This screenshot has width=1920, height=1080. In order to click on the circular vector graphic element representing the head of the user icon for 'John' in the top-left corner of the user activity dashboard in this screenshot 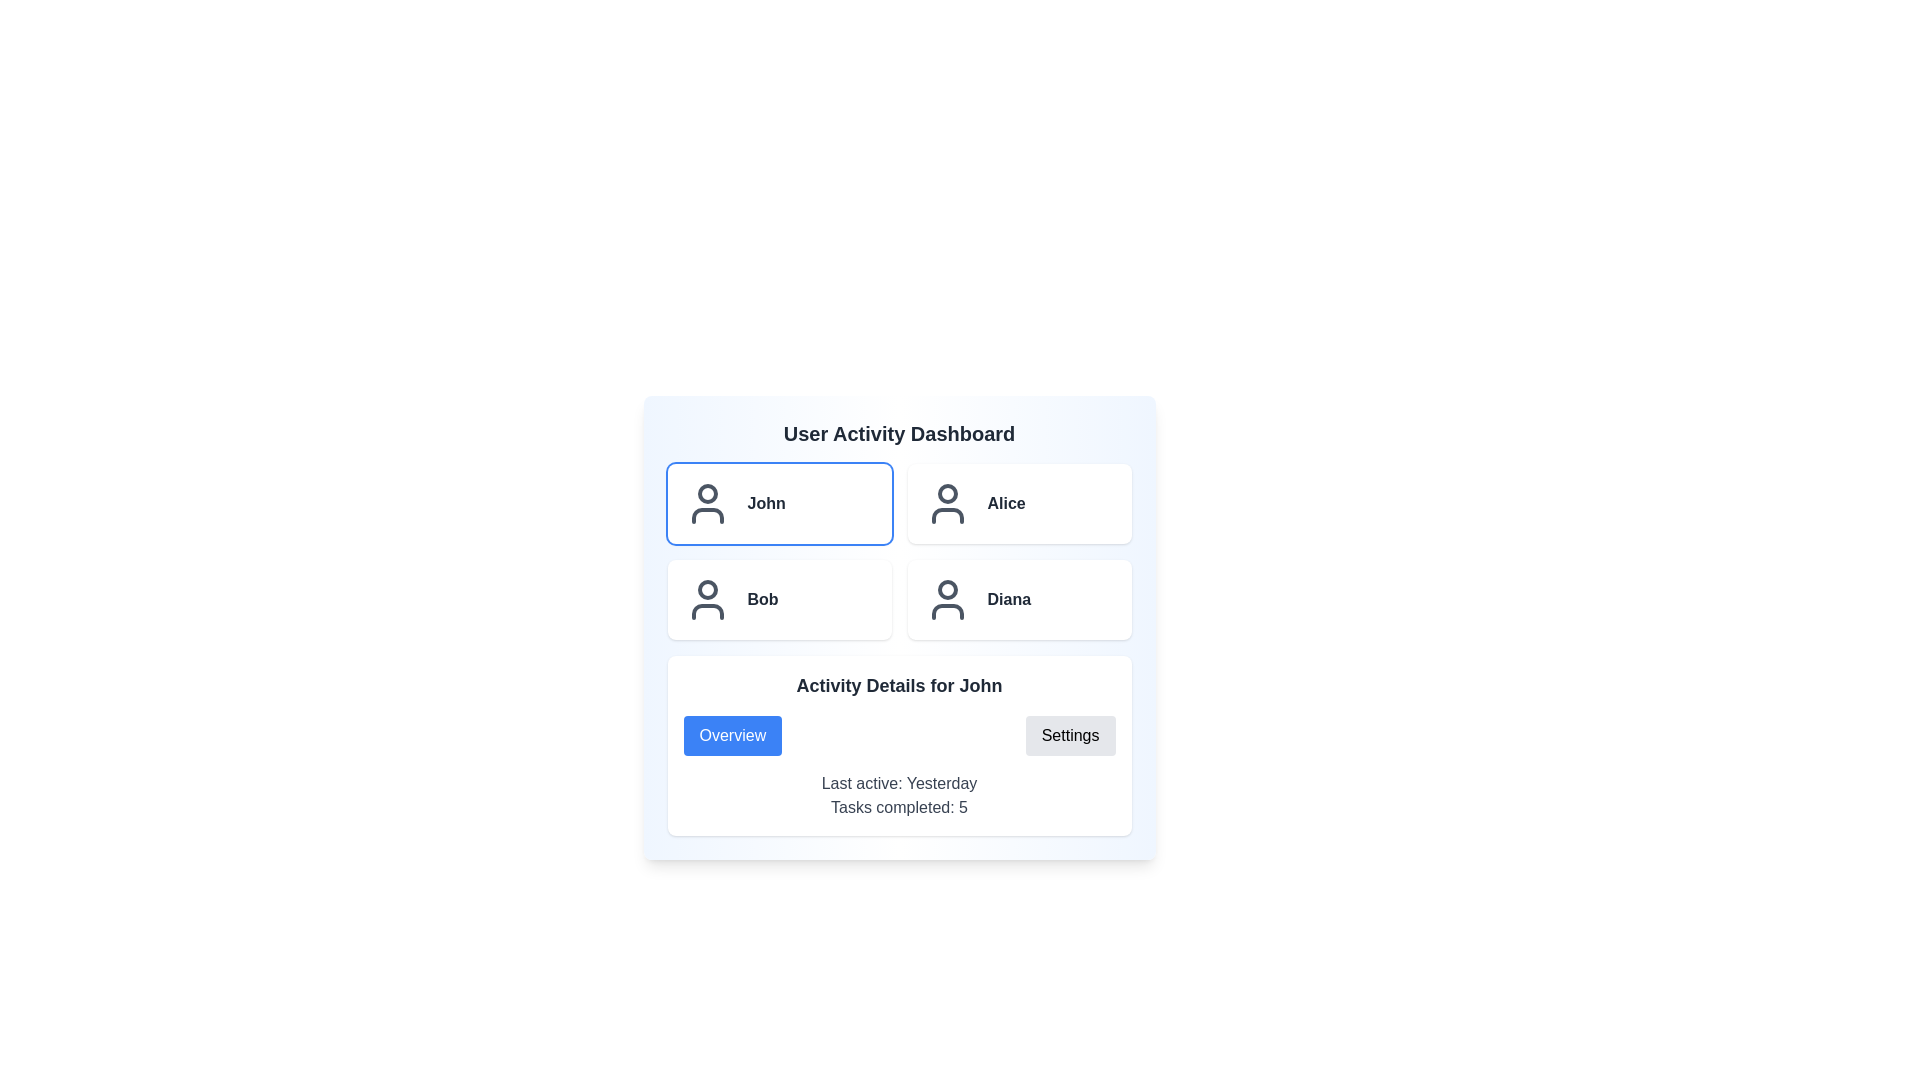, I will do `click(707, 493)`.